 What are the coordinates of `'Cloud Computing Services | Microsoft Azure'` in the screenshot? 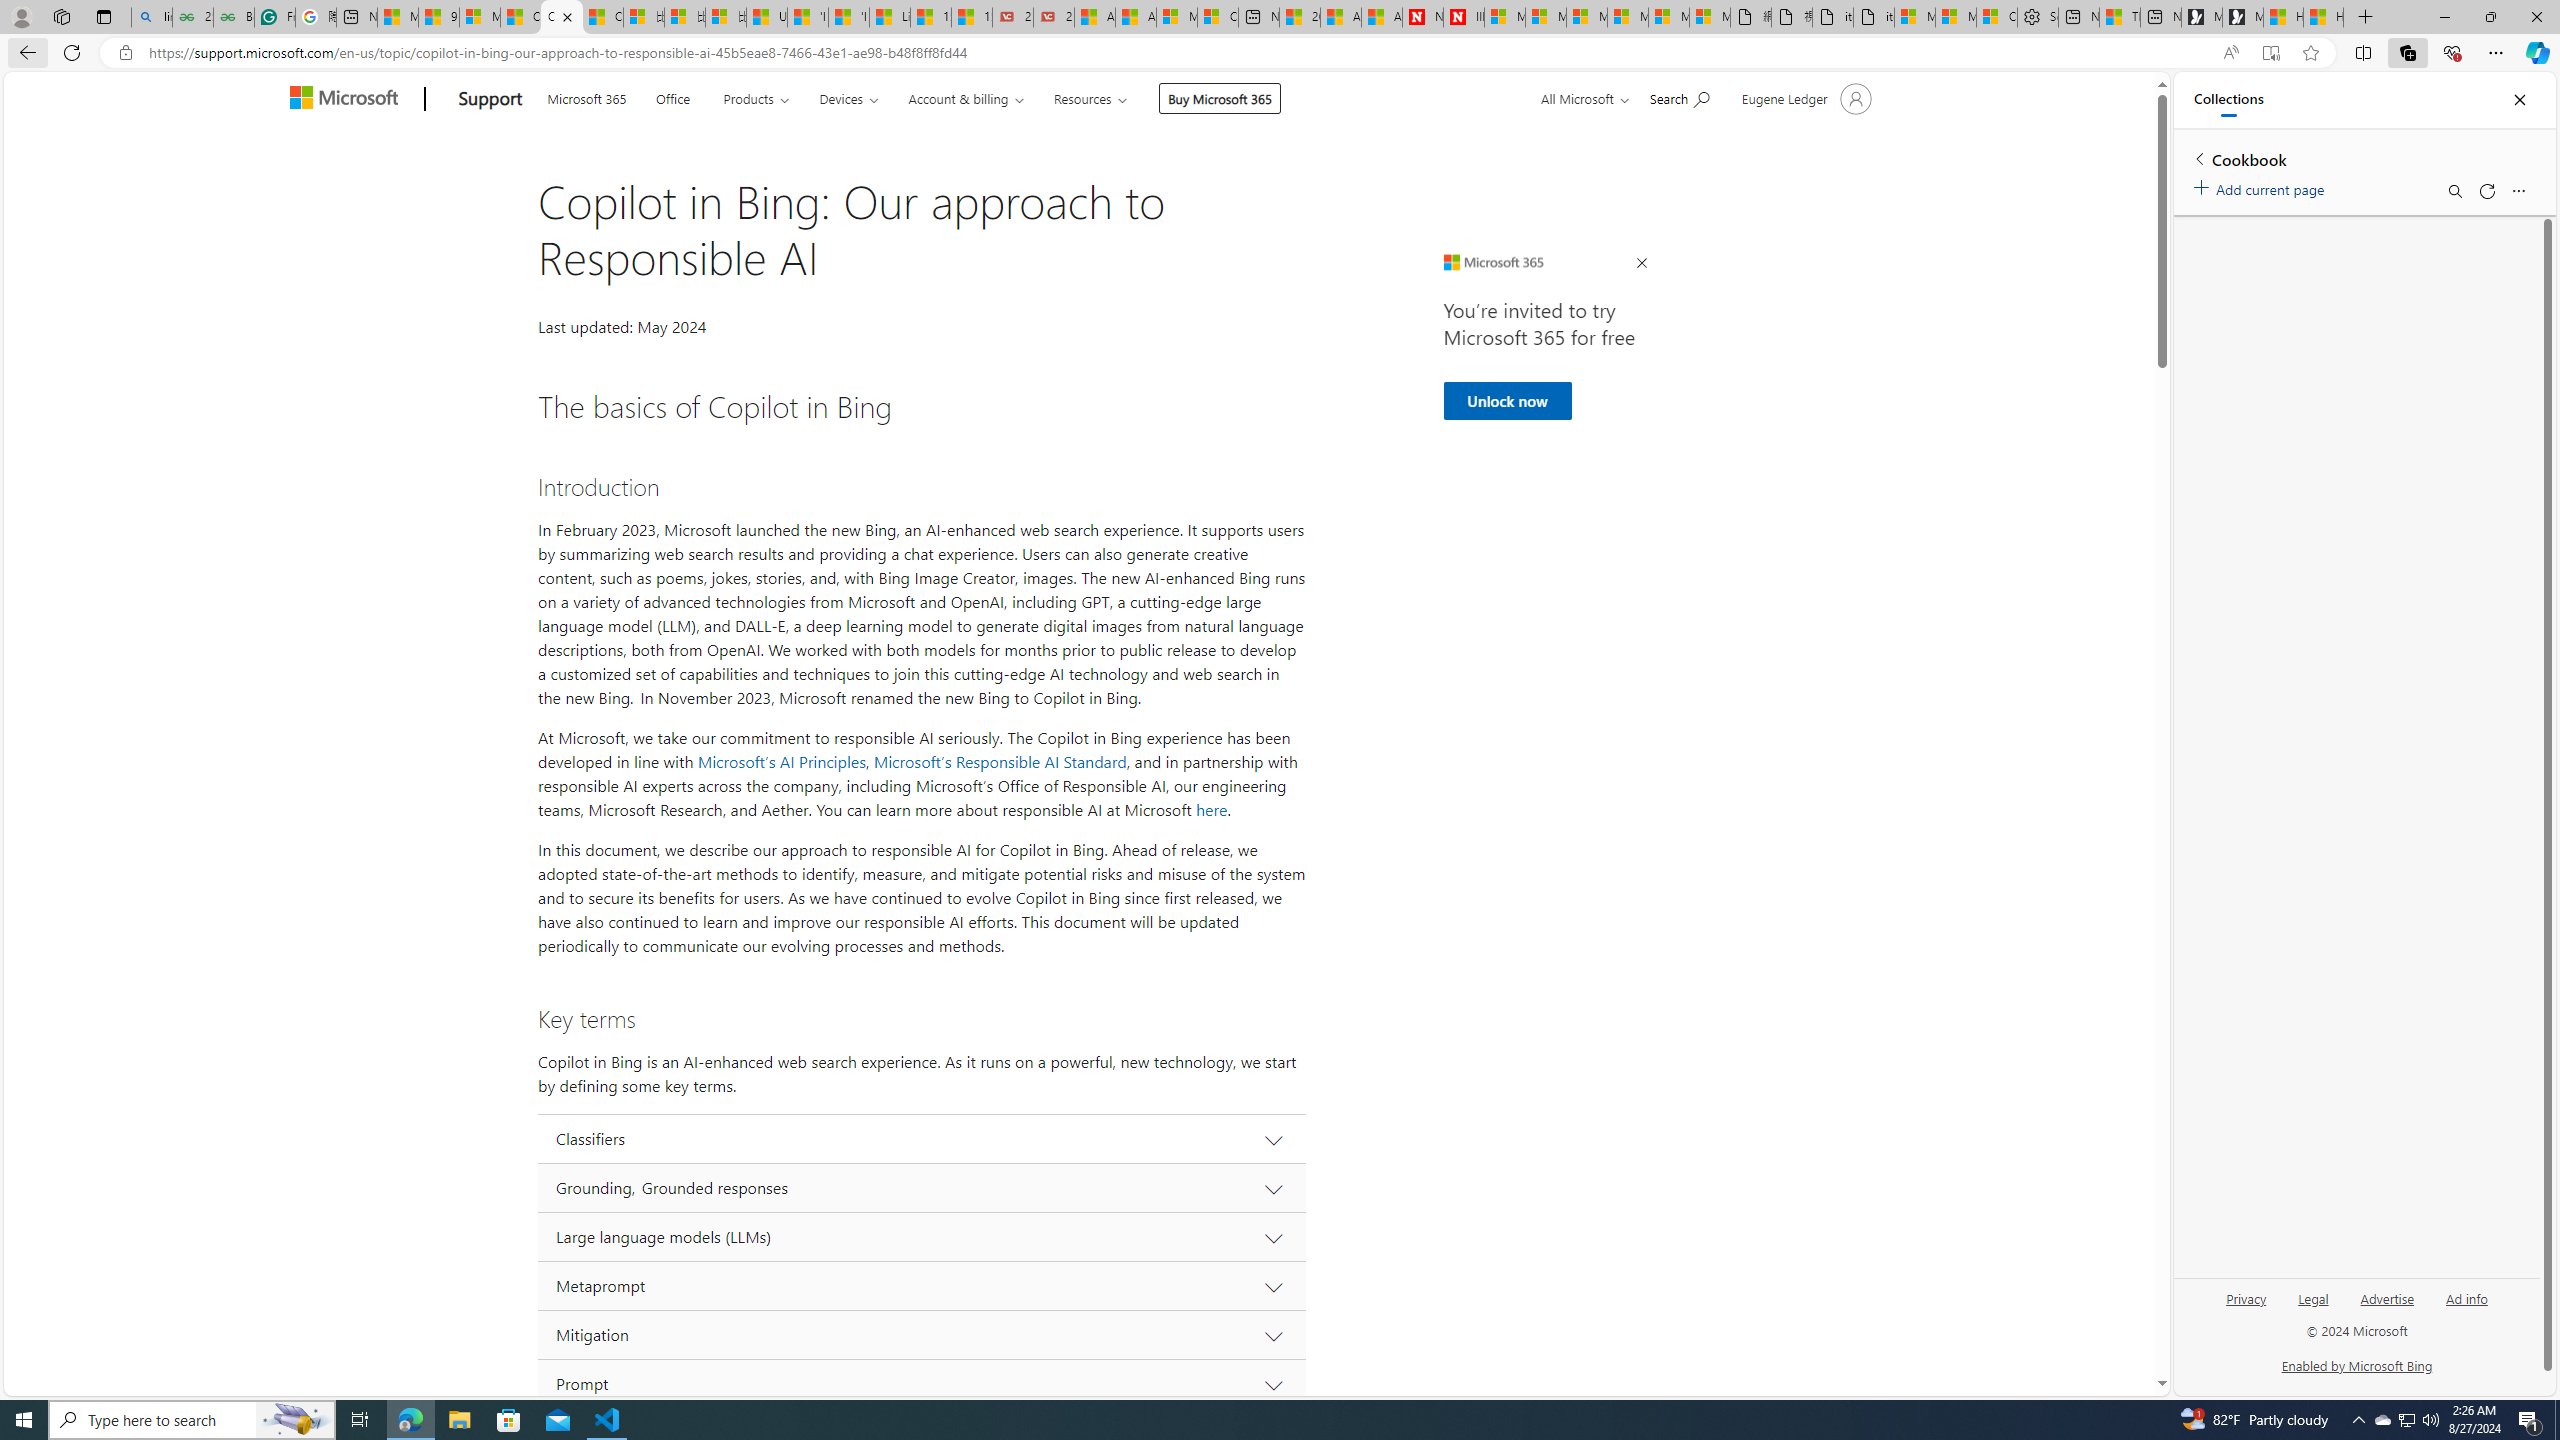 It's located at (1216, 16).